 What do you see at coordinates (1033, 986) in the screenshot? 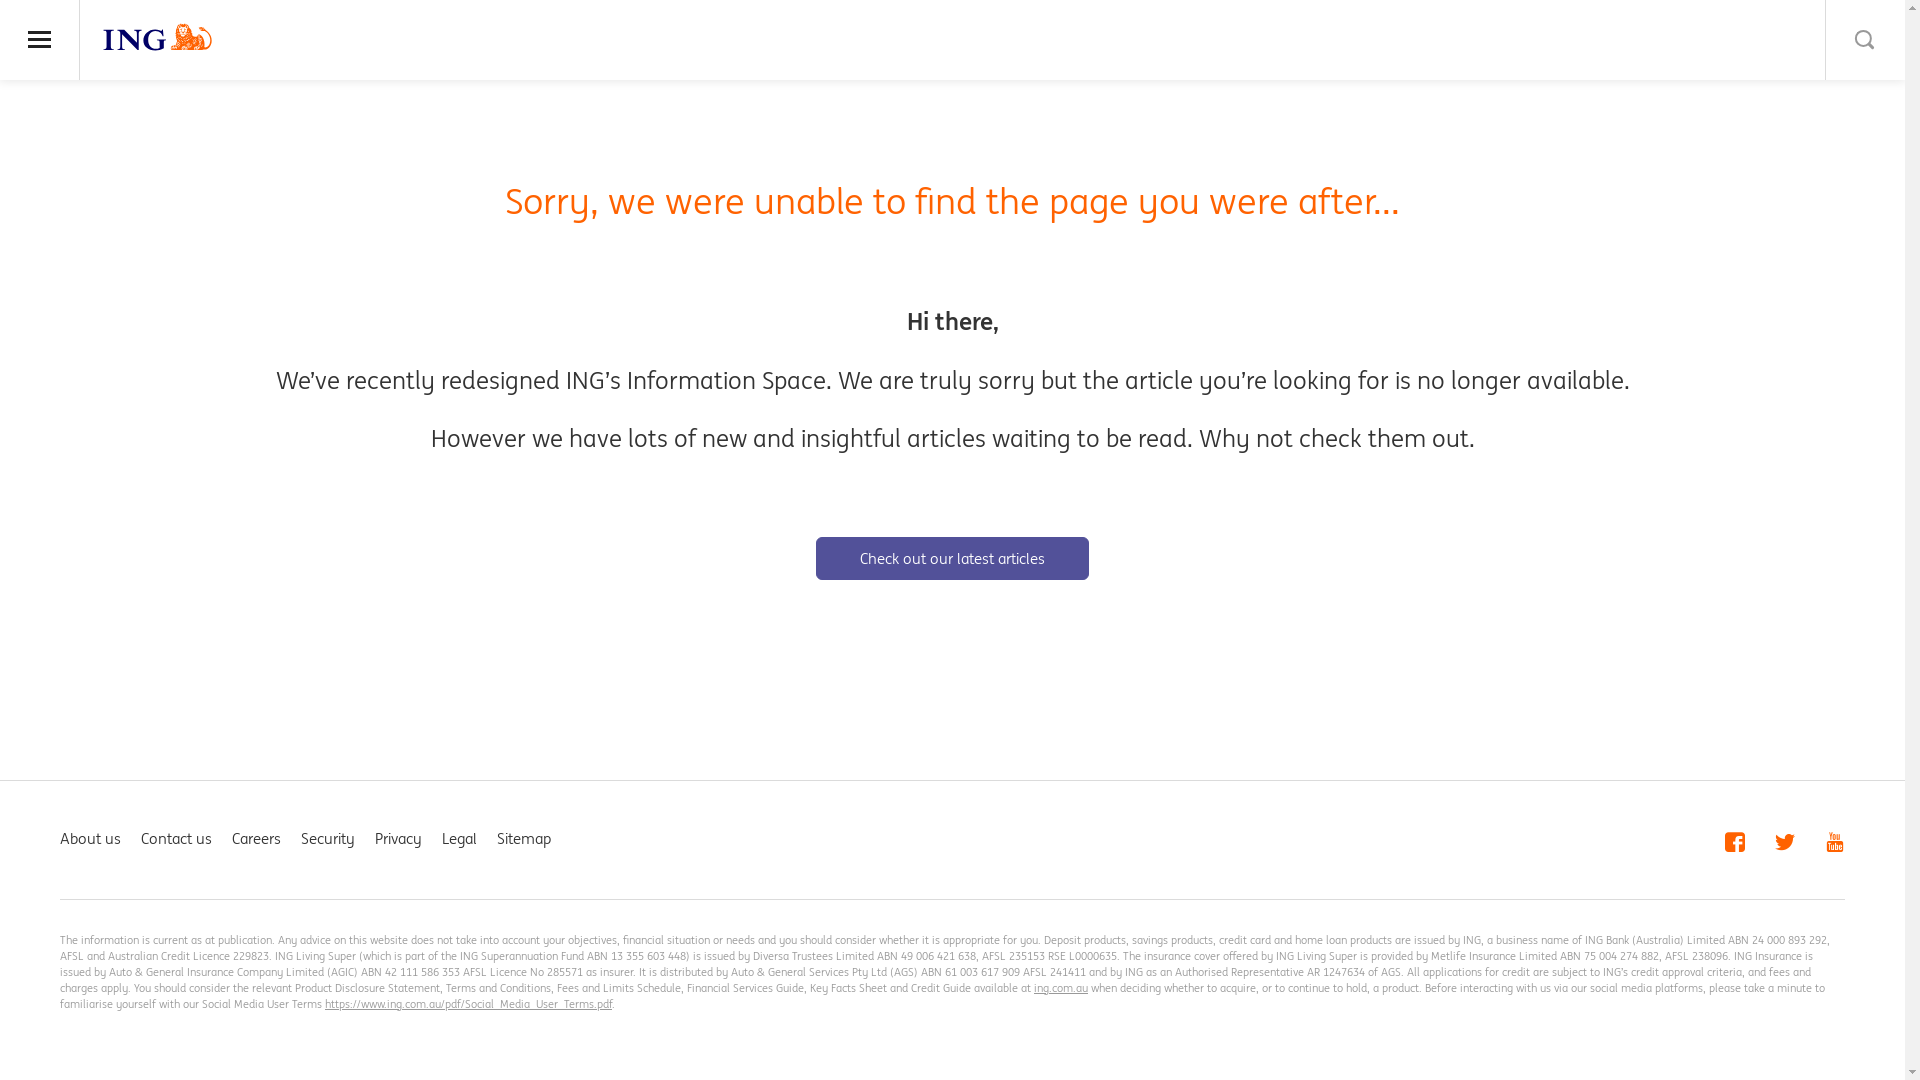
I see `'ing.com.au'` at bounding box center [1033, 986].